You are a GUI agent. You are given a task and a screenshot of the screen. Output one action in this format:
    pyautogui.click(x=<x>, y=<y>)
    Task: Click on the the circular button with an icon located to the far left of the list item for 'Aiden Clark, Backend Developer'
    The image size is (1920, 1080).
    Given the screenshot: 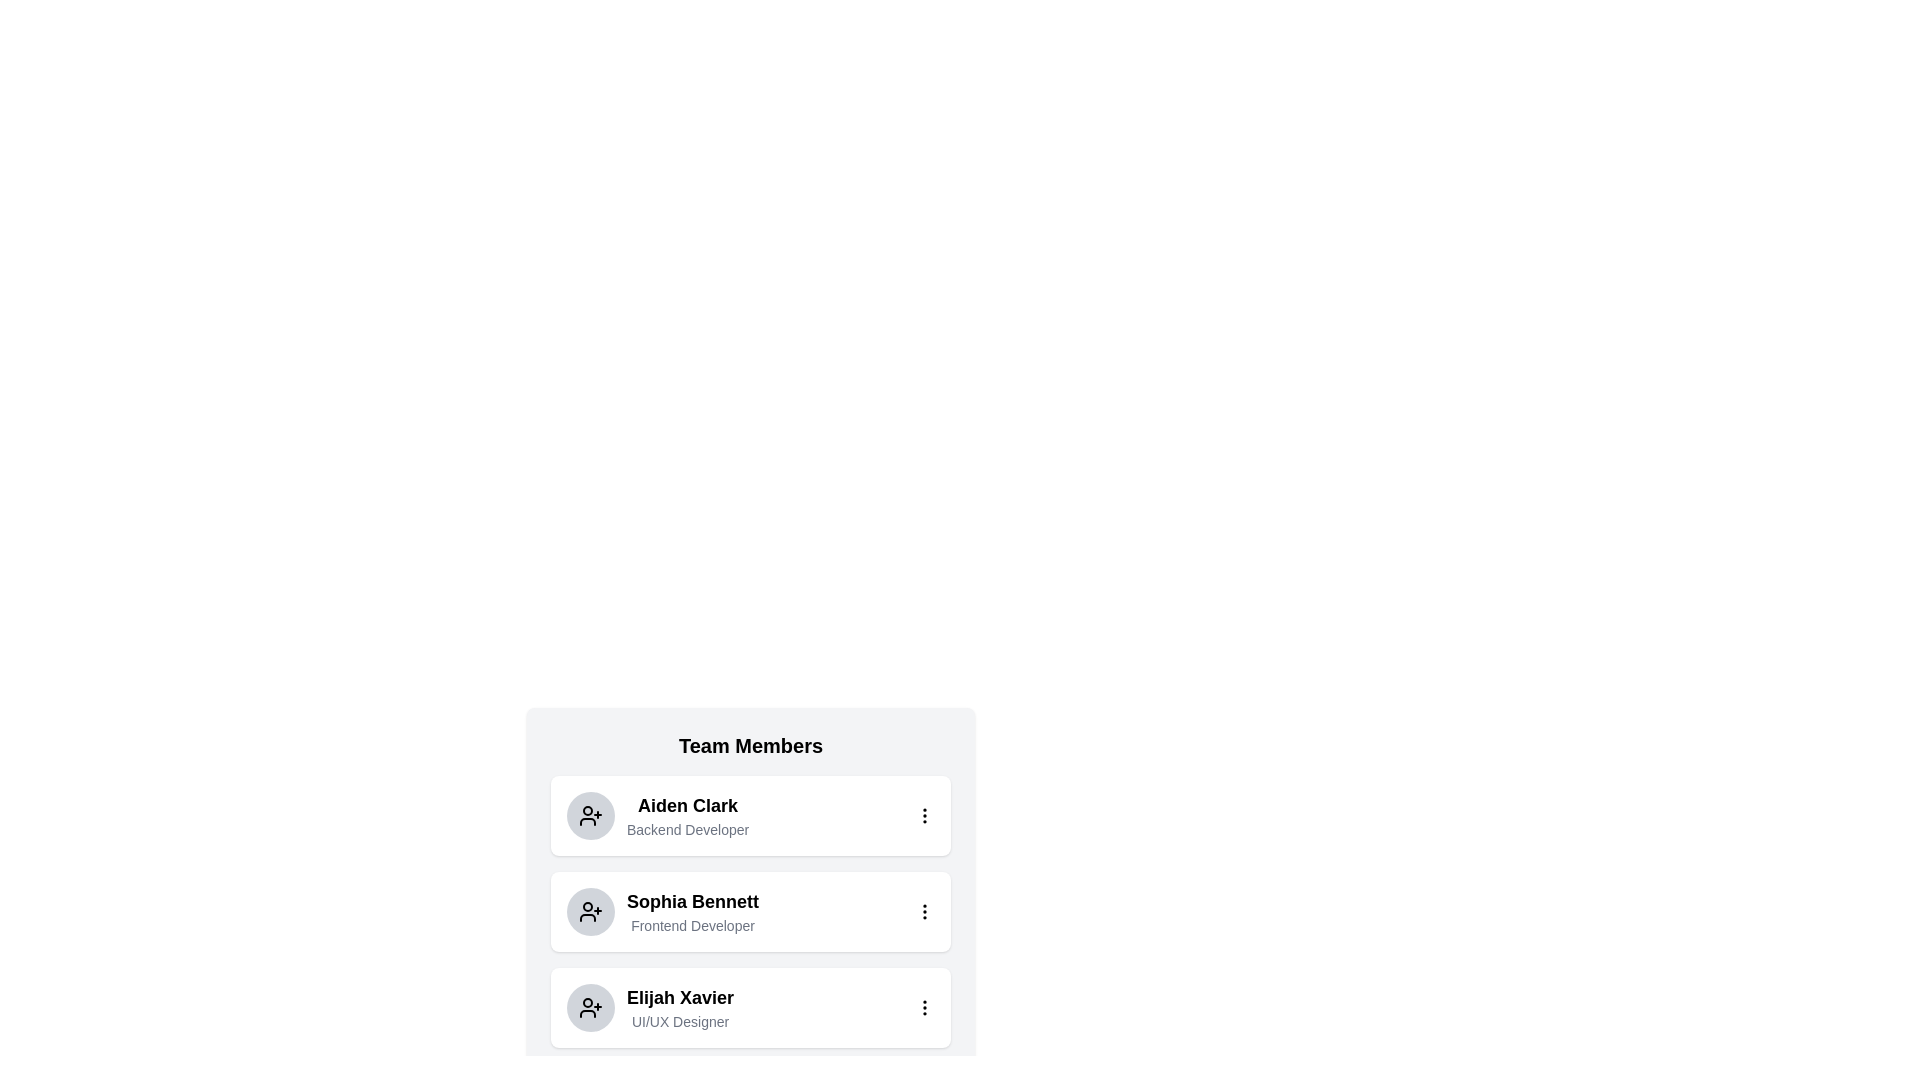 What is the action you would take?
    pyautogui.click(x=589, y=816)
    